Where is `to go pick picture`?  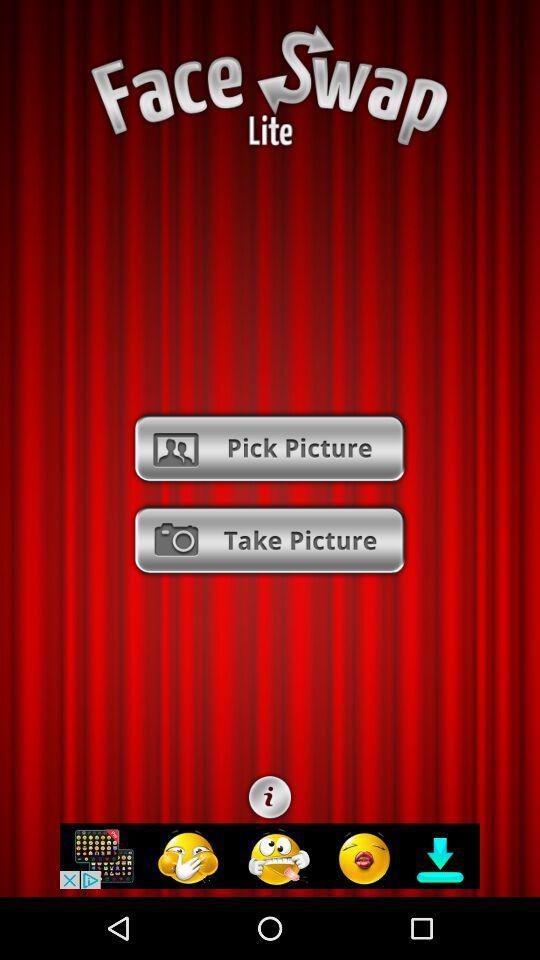
to go pick picture is located at coordinates (269, 448).